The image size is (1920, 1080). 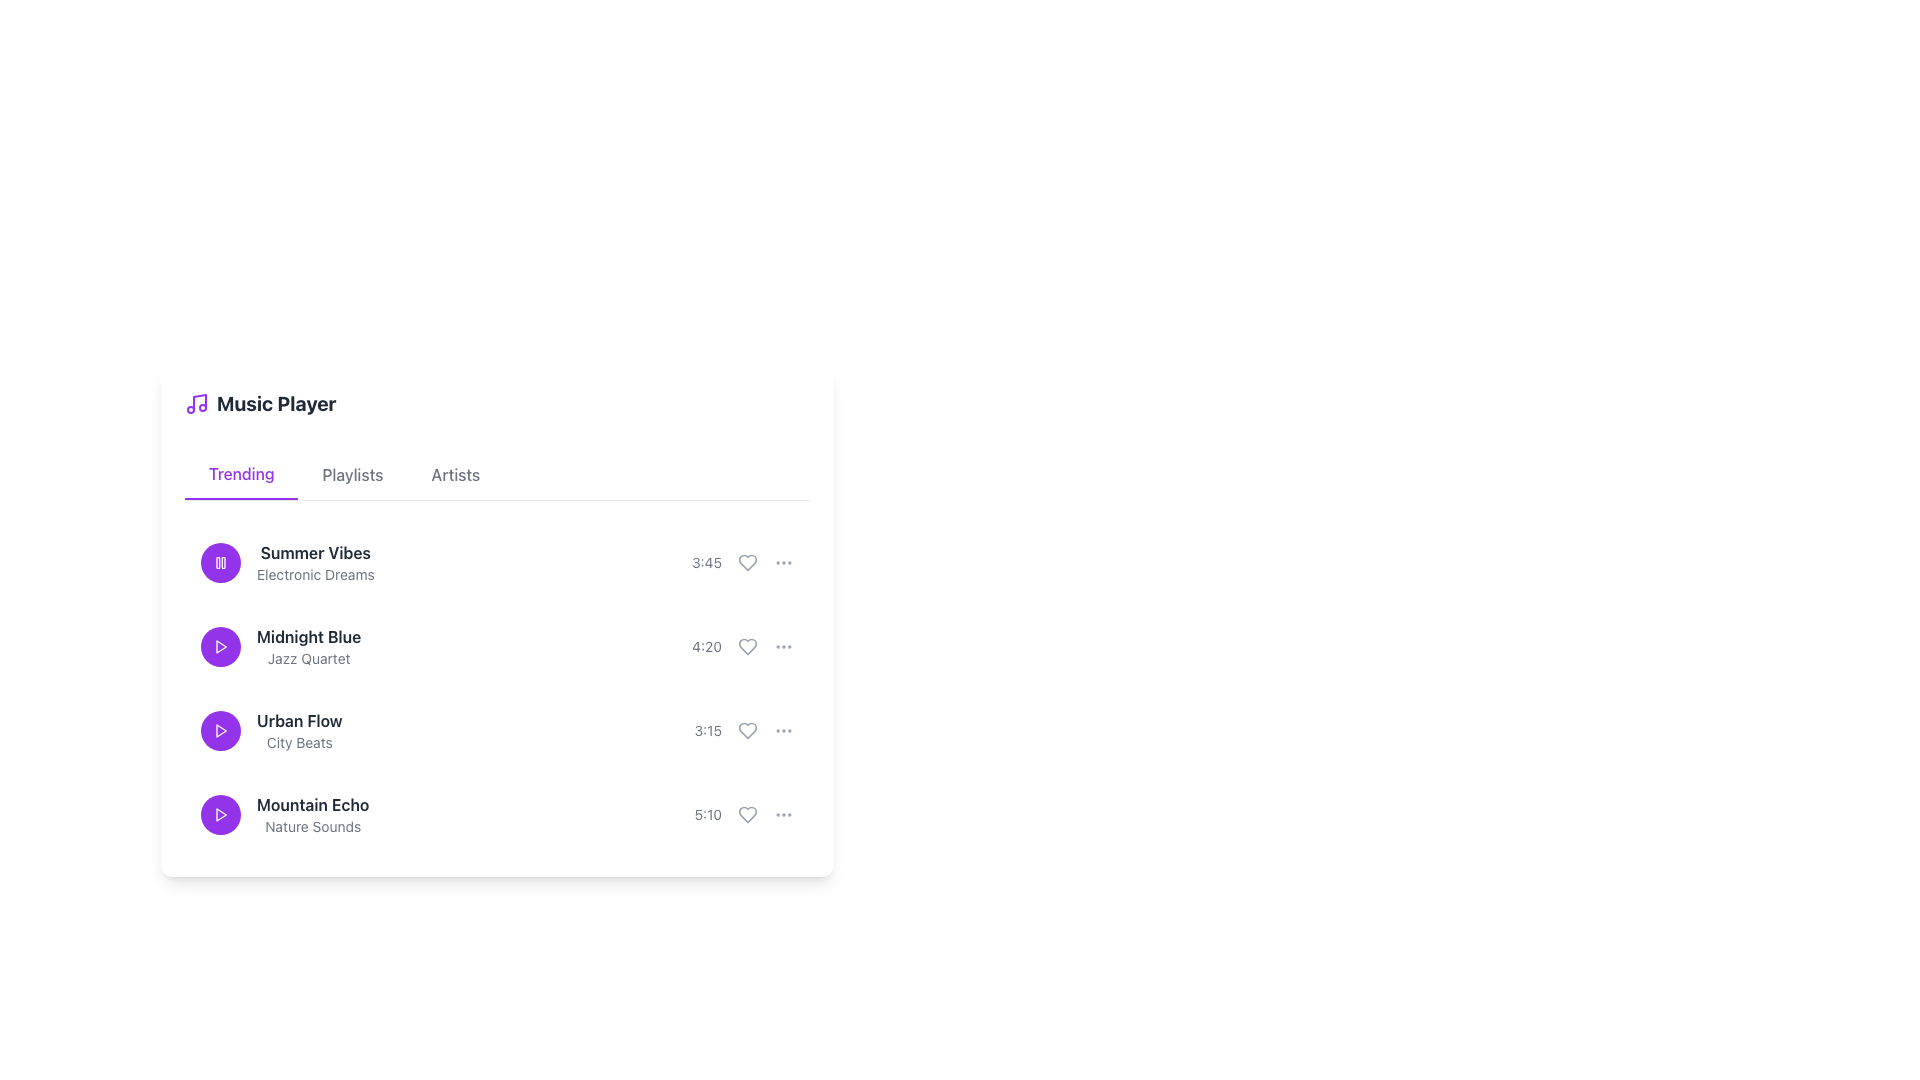 I want to click on static text label located beneath the 'Midnight Blue' title in the second row of the list in the 'Trending' tab of the music player interface, so click(x=308, y=659).